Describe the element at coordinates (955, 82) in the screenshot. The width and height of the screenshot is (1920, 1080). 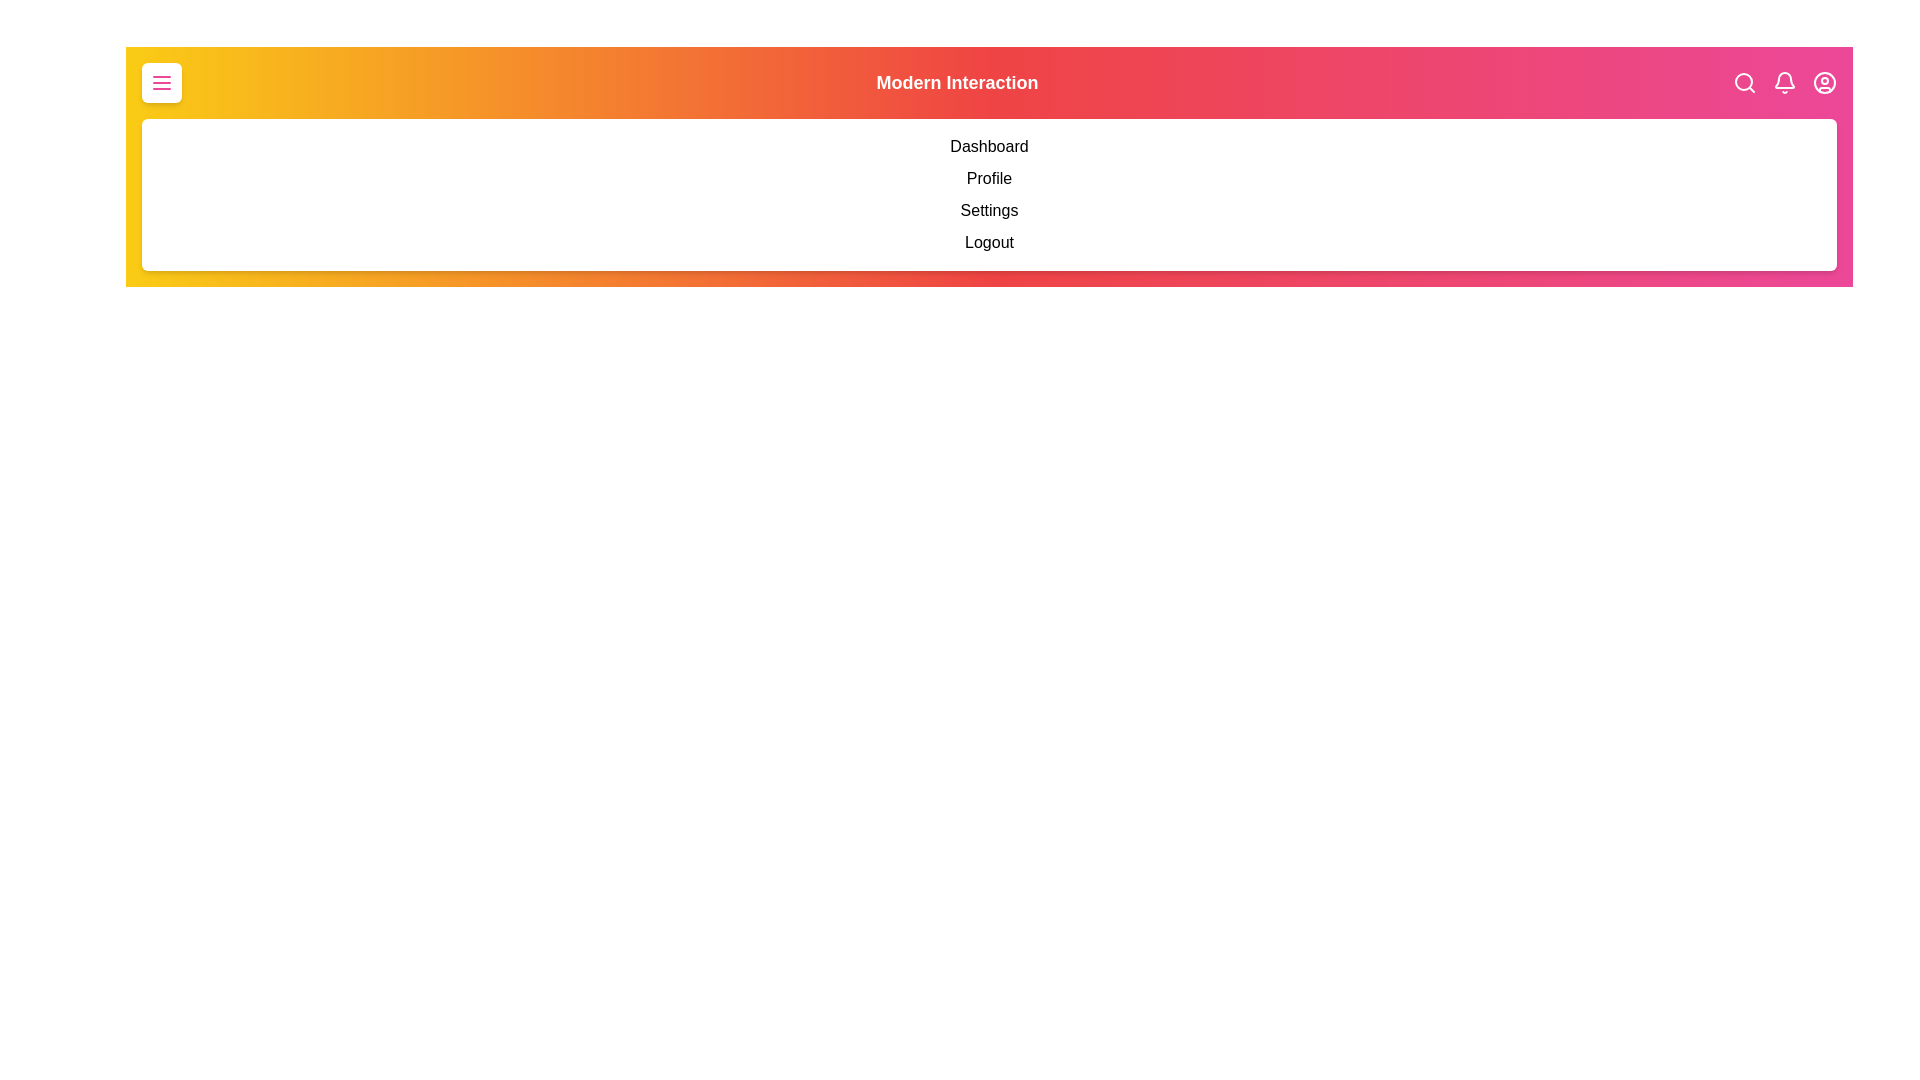
I see `the header text 'Modern Interaction' by clicking on its center` at that location.